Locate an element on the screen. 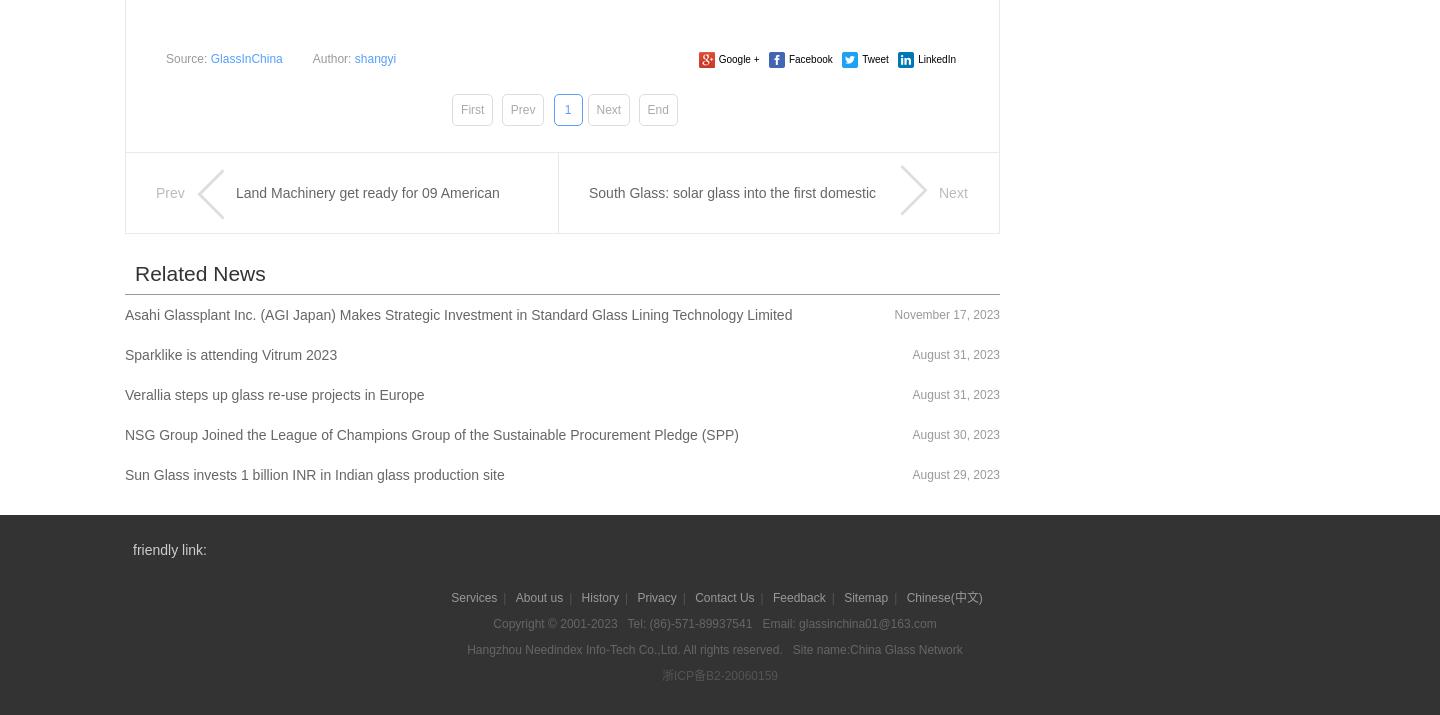 The width and height of the screenshot is (1440, 715). 'Land Machinery get ready for 09 American International Glass Window & Door Expo' is located at coordinates (236, 232).